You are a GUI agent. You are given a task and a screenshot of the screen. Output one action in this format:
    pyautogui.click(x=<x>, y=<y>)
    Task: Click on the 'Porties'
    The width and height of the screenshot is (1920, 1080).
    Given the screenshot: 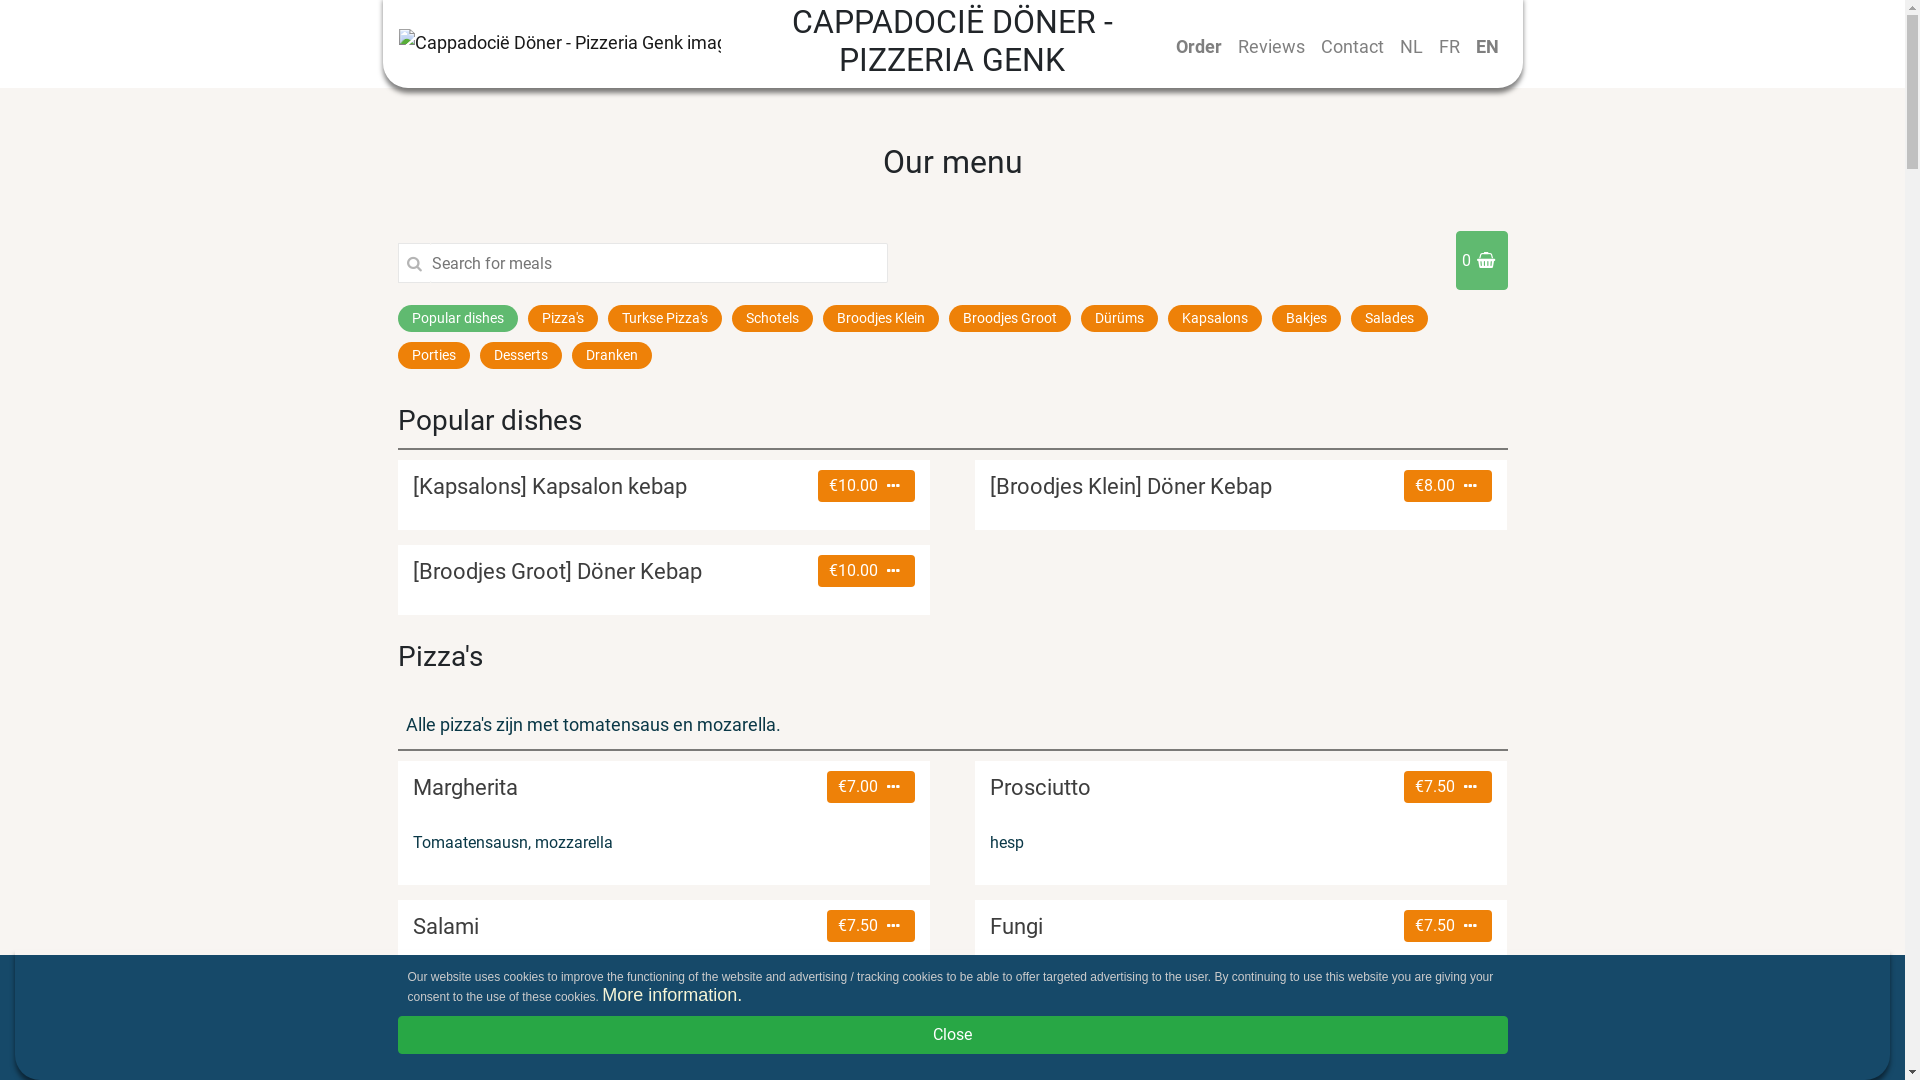 What is the action you would take?
    pyautogui.click(x=432, y=354)
    